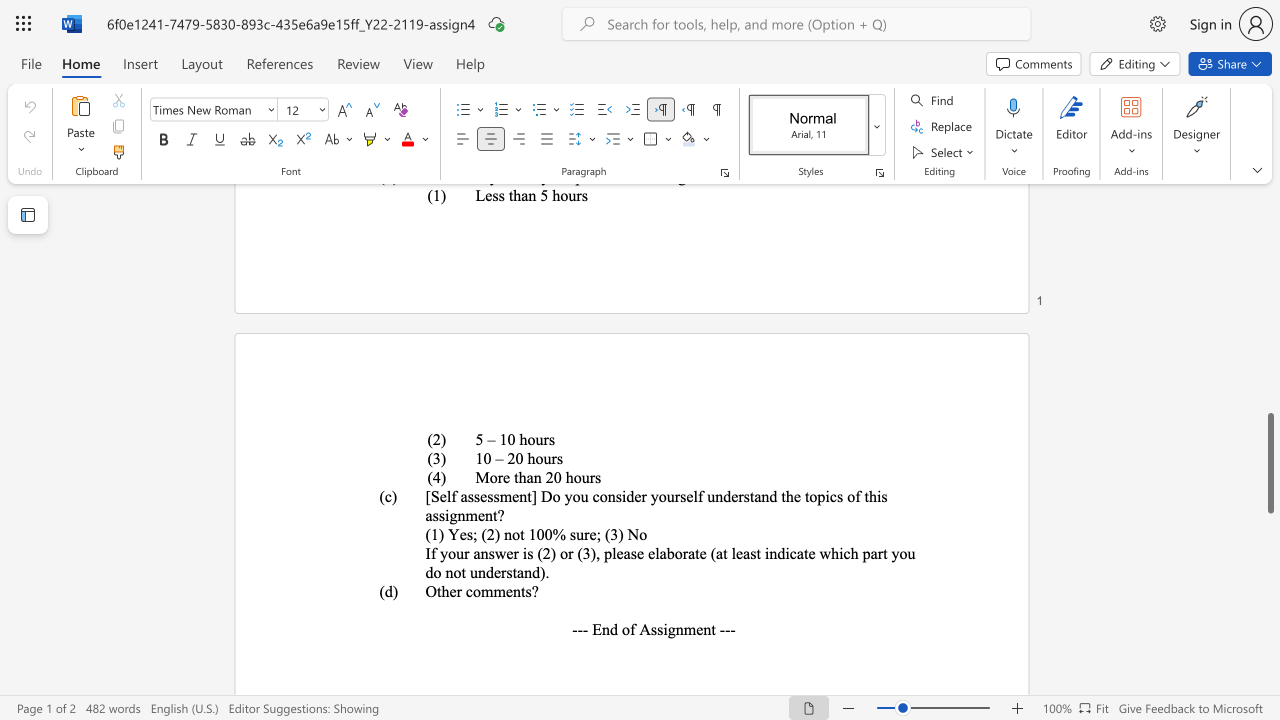  I want to click on the subset text "erstan" within the text "If your answer is (2) or (3), please elaborate (at least indicate which part you do not understand).", so click(493, 572).